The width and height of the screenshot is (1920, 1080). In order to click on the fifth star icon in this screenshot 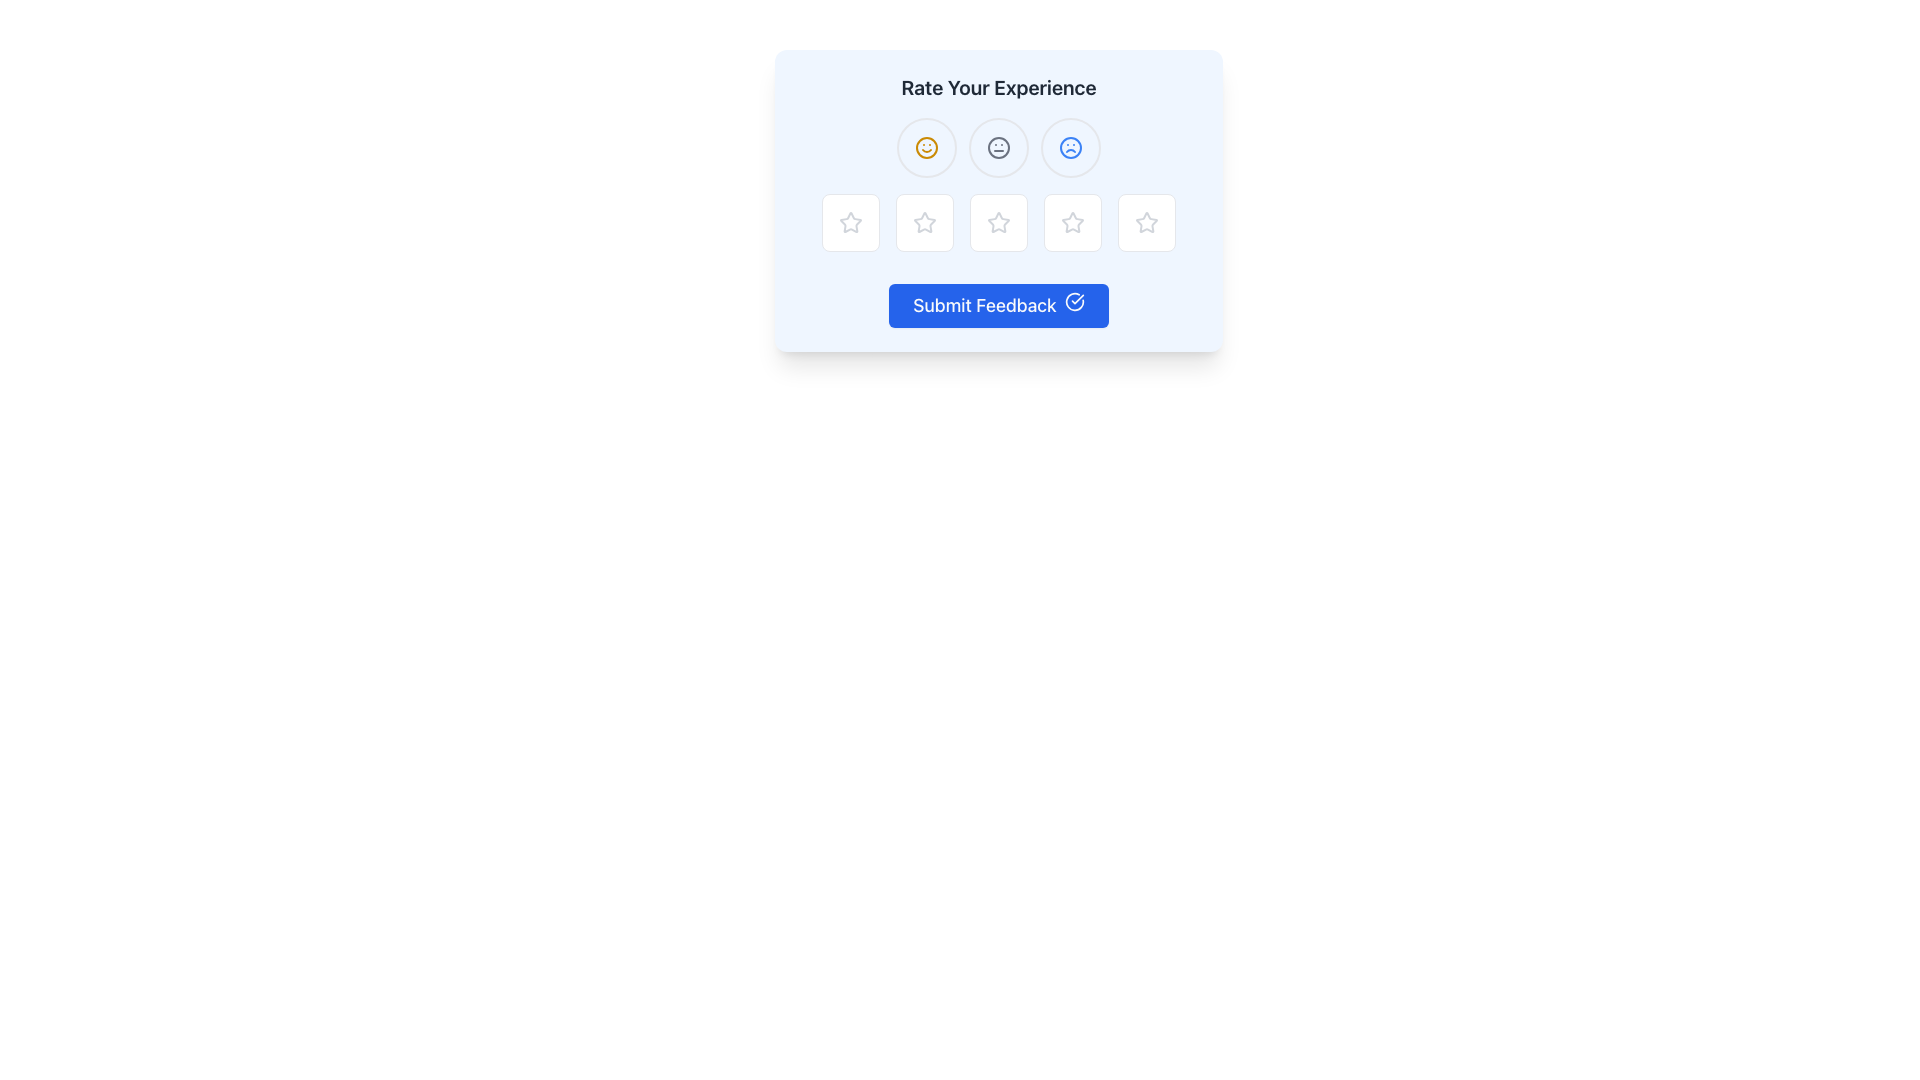, I will do `click(1147, 223)`.